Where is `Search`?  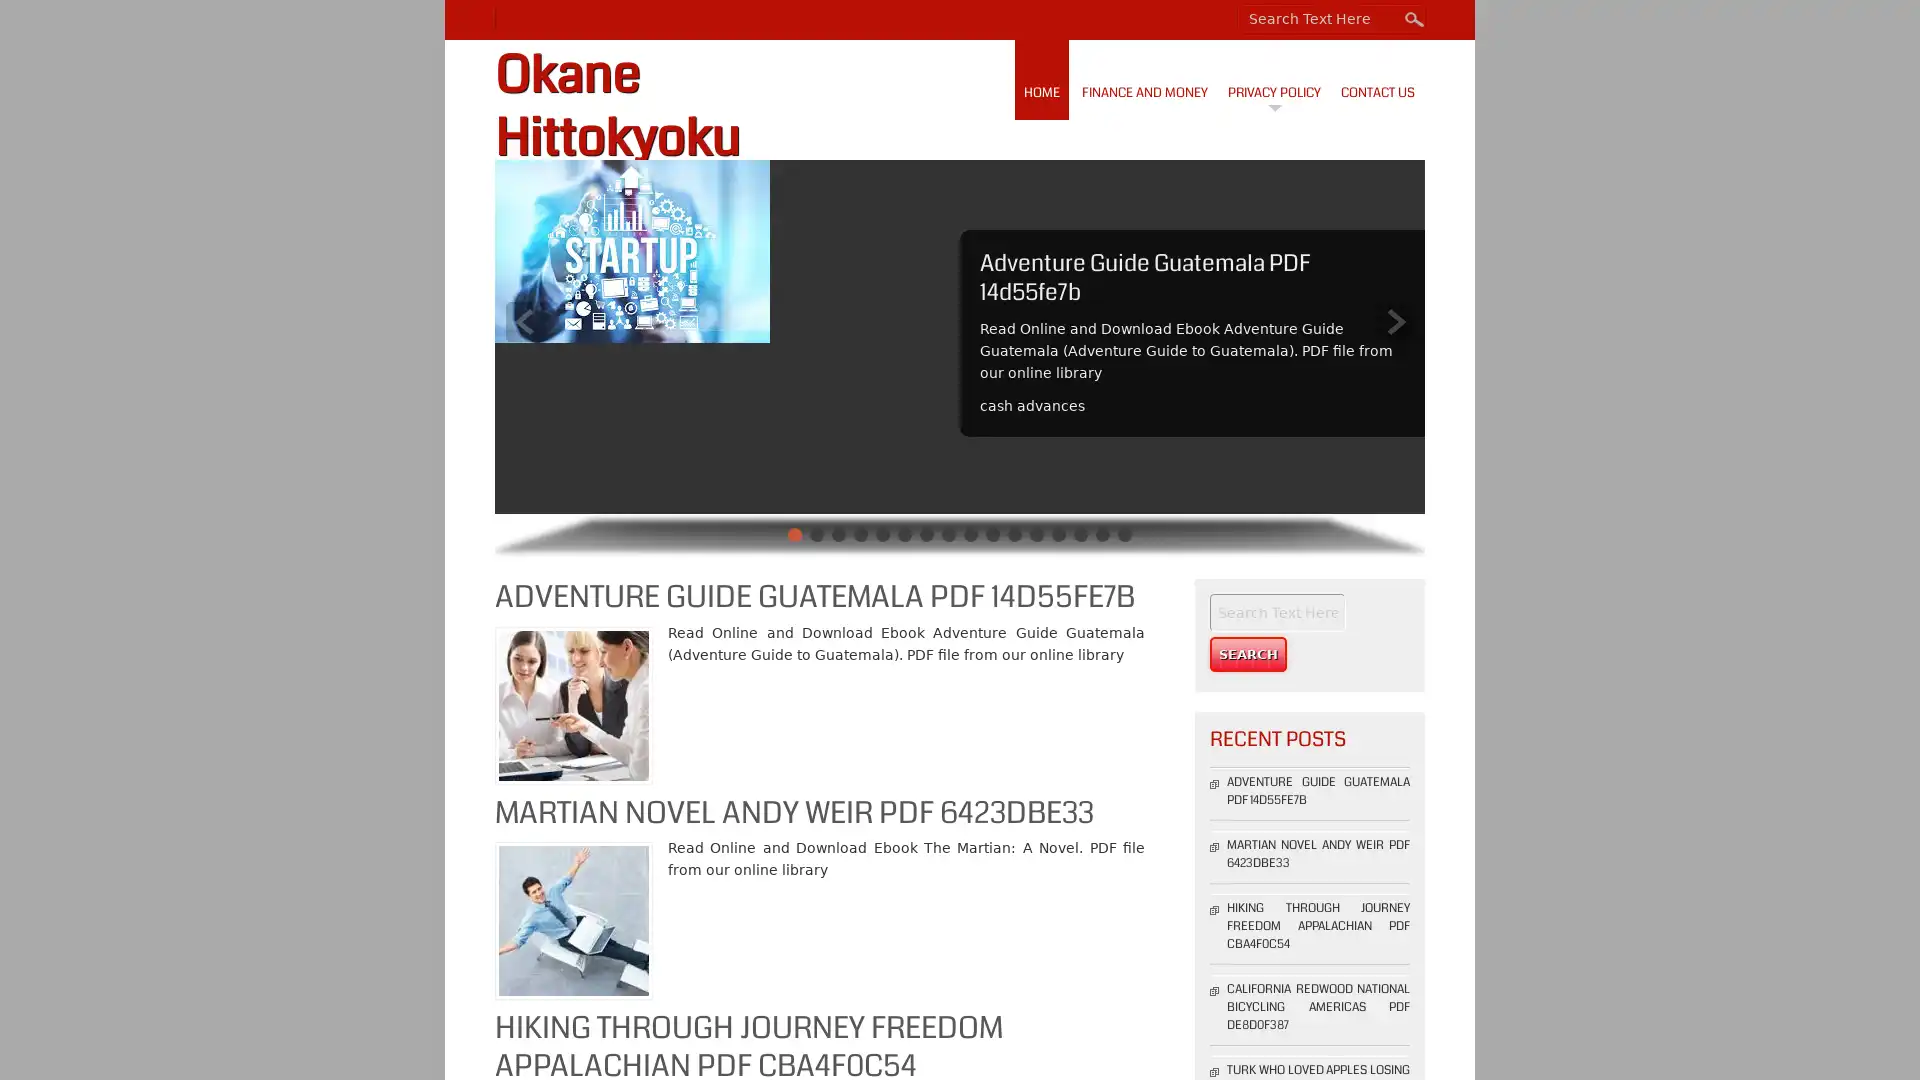
Search is located at coordinates (1247, 654).